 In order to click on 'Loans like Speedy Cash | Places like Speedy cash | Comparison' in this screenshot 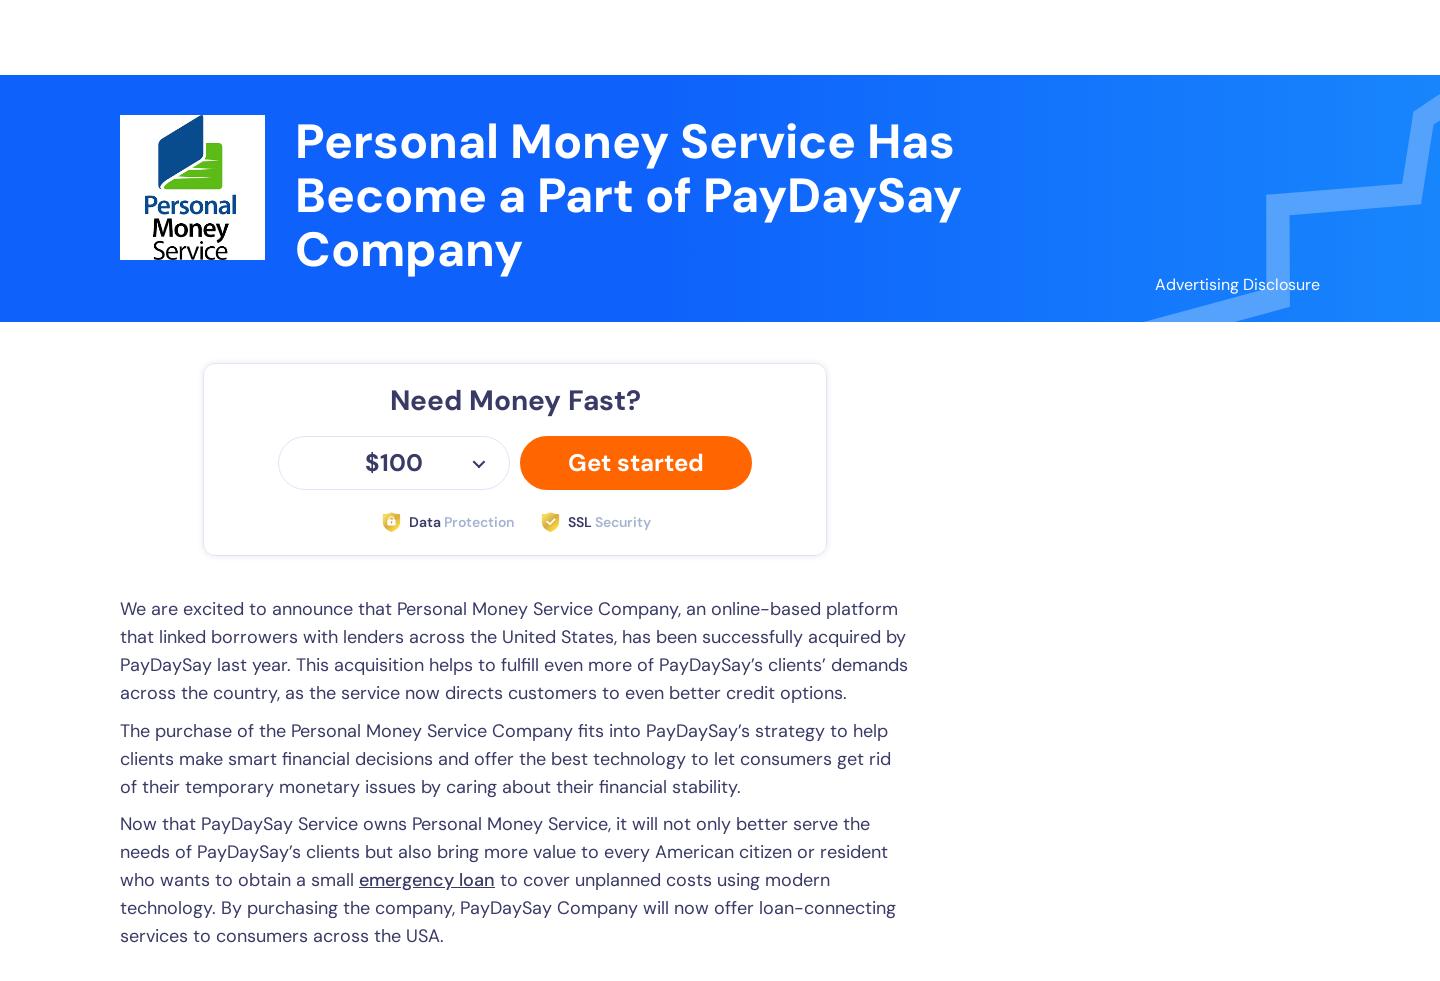, I will do `click(1181, 262)`.